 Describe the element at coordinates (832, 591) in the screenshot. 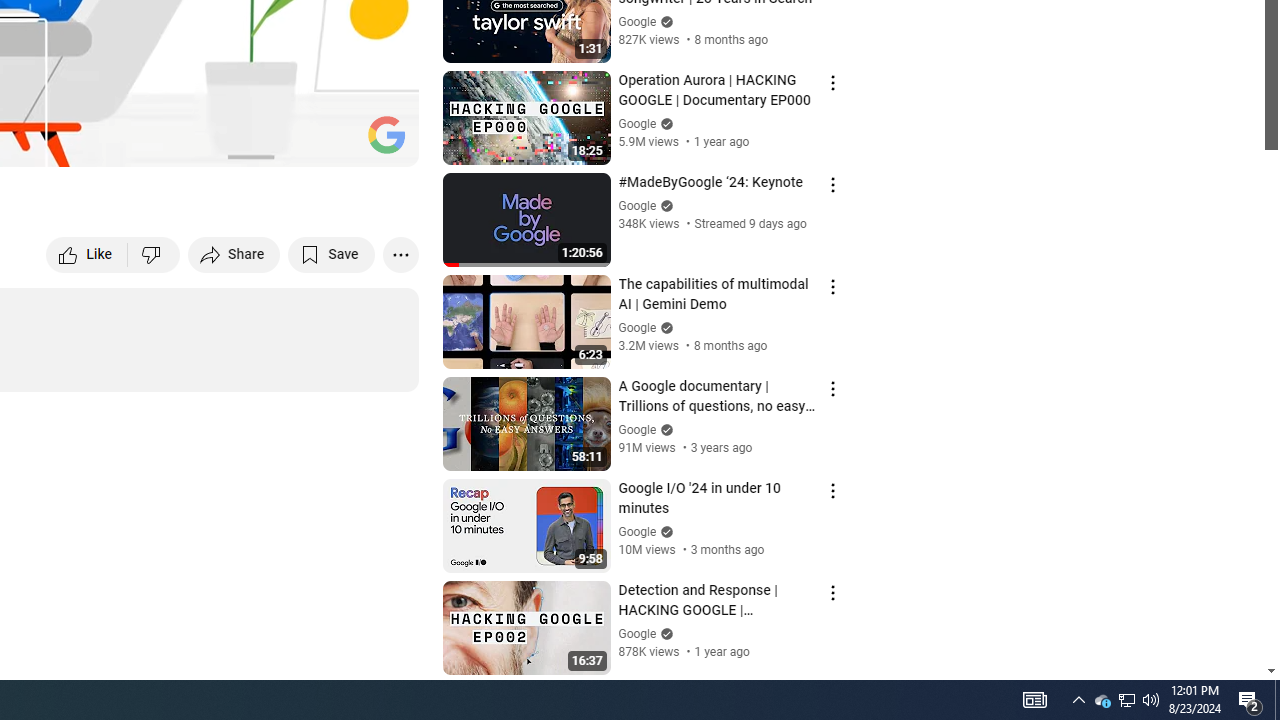

I see `'Action menu'` at that location.